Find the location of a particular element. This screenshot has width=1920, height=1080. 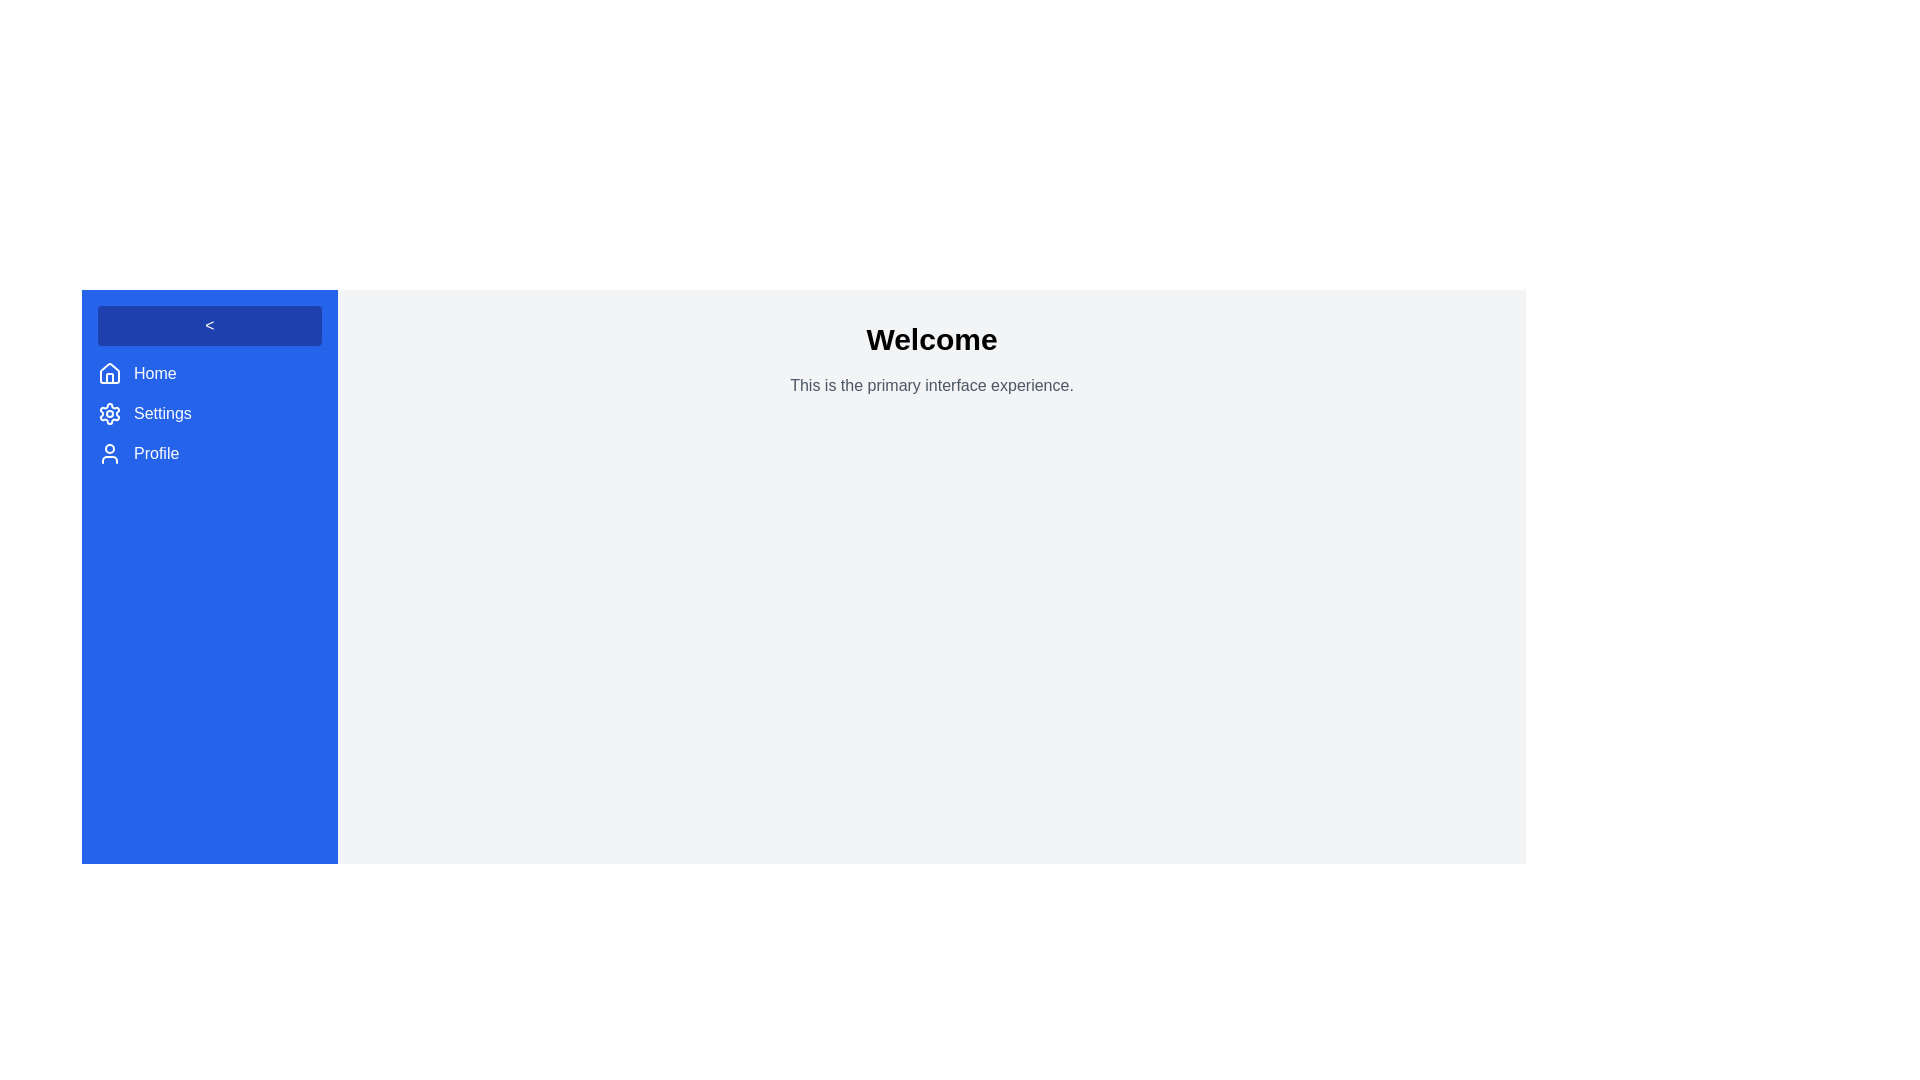

the header text element located at the top of the central content area, which is directly above the text 'This is the primary interface experience.' is located at coordinates (930, 338).